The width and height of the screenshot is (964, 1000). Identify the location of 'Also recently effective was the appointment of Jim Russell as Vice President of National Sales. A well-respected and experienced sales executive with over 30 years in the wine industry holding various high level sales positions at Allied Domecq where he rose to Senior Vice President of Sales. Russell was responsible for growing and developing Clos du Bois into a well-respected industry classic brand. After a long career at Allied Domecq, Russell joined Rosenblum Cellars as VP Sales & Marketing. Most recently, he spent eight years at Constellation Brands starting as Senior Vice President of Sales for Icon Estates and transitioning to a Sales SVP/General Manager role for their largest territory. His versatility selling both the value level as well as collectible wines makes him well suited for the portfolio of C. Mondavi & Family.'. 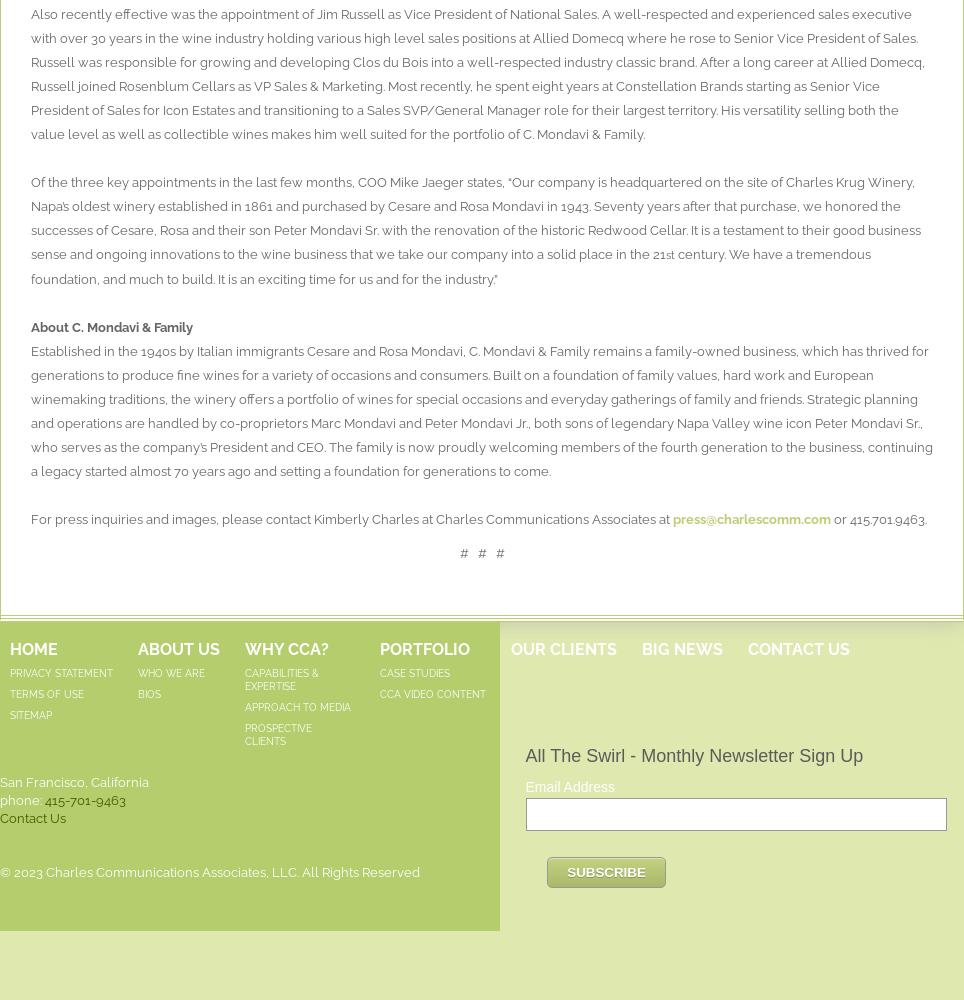
(478, 72).